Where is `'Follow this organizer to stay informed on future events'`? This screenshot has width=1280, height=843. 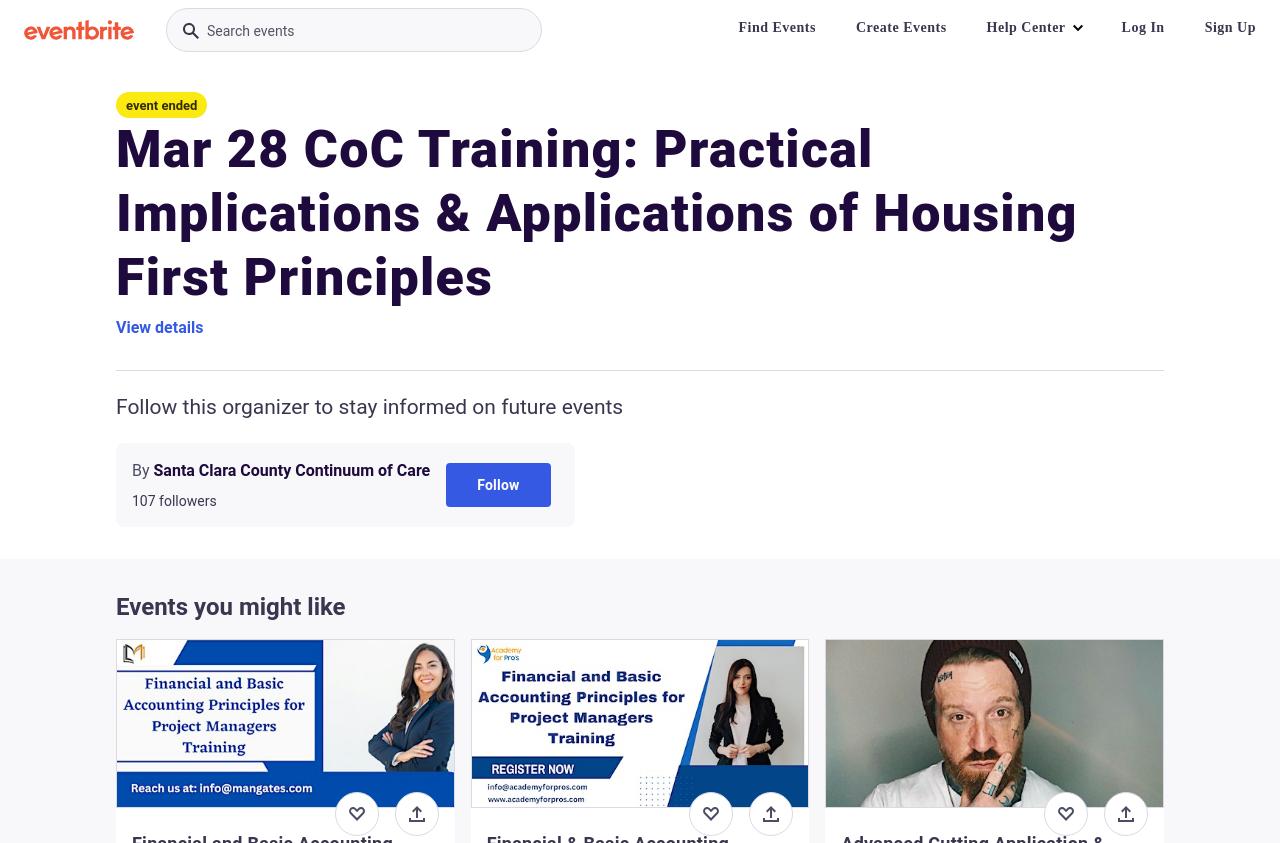 'Follow this organizer to stay informed on future events' is located at coordinates (369, 406).